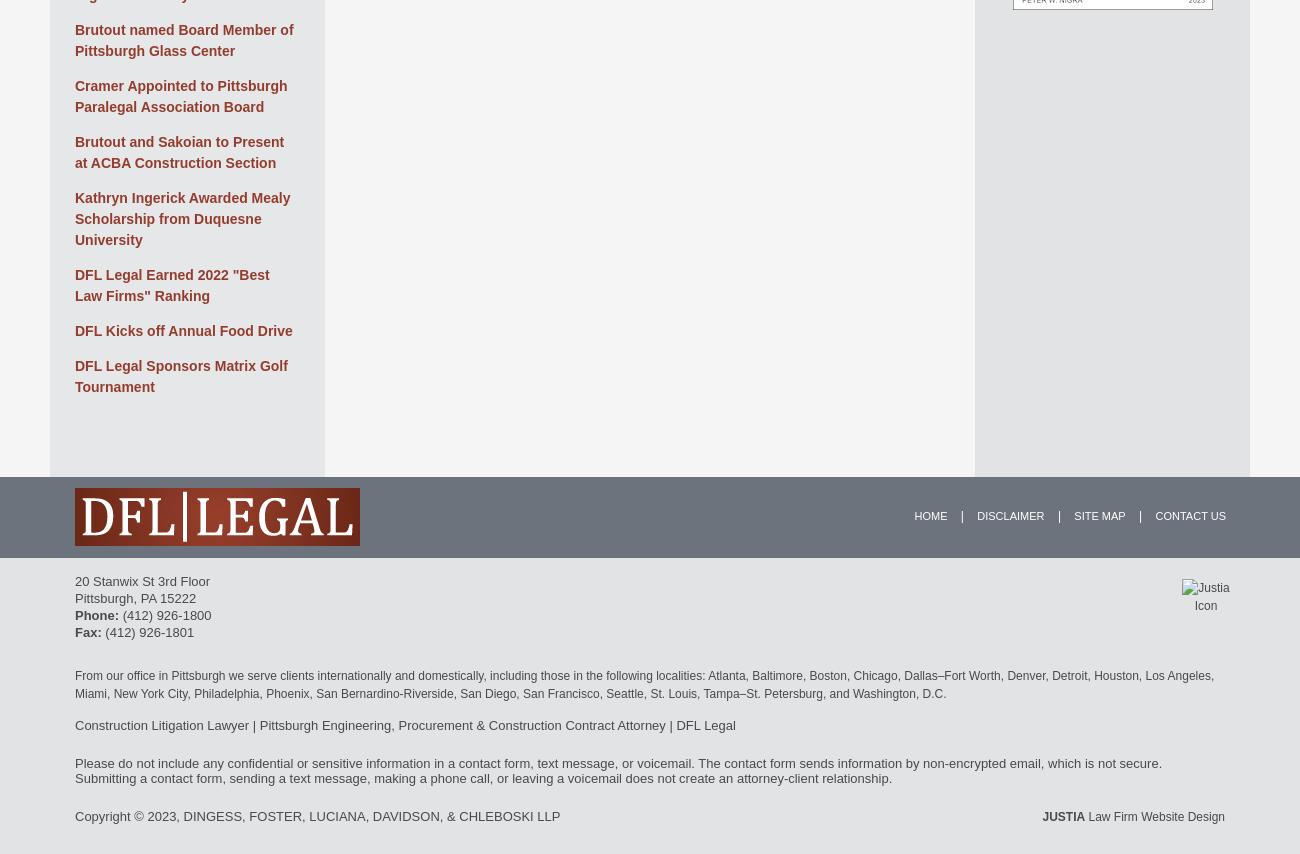 This screenshot has width=1300, height=854. I want to click on 'Brutout and Sakoian to Present at ACBA Construction Section', so click(179, 151).